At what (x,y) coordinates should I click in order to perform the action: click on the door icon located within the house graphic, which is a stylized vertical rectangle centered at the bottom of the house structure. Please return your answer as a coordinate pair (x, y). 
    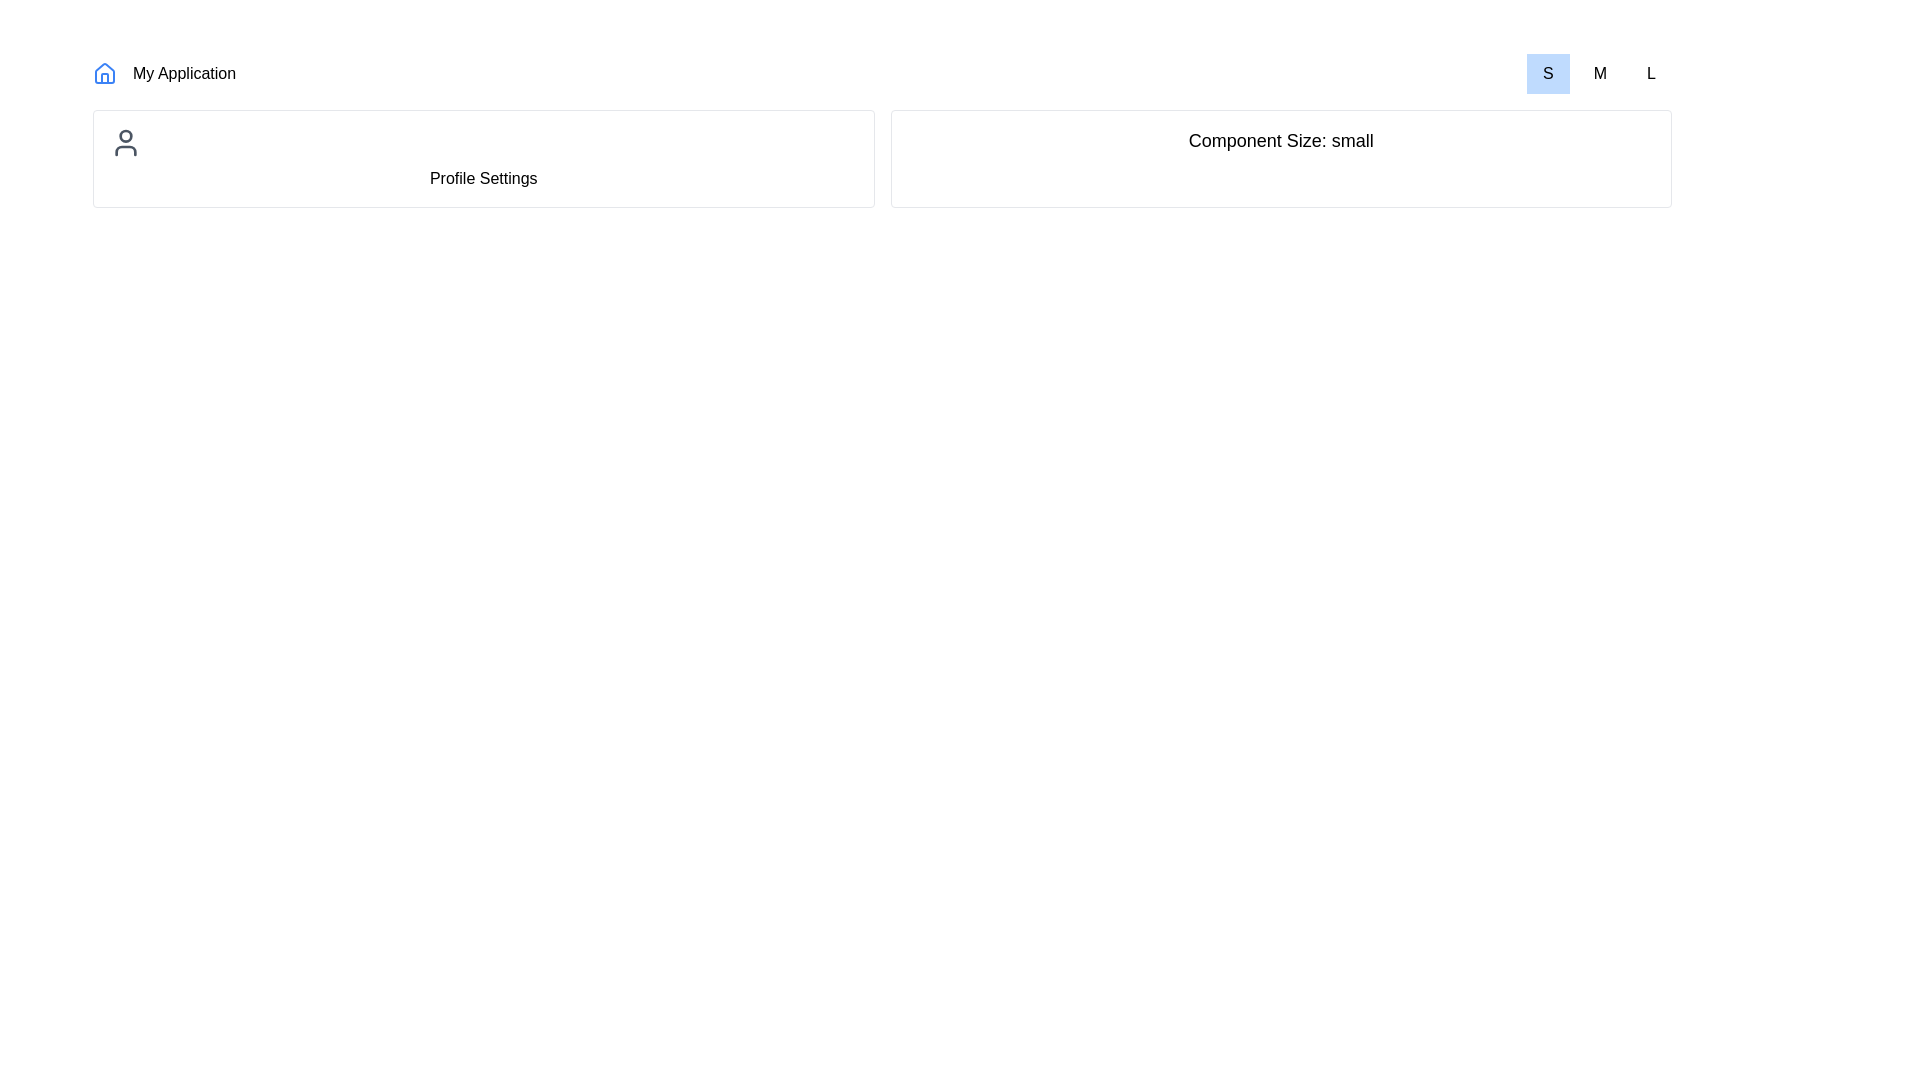
    Looking at the image, I should click on (104, 77).